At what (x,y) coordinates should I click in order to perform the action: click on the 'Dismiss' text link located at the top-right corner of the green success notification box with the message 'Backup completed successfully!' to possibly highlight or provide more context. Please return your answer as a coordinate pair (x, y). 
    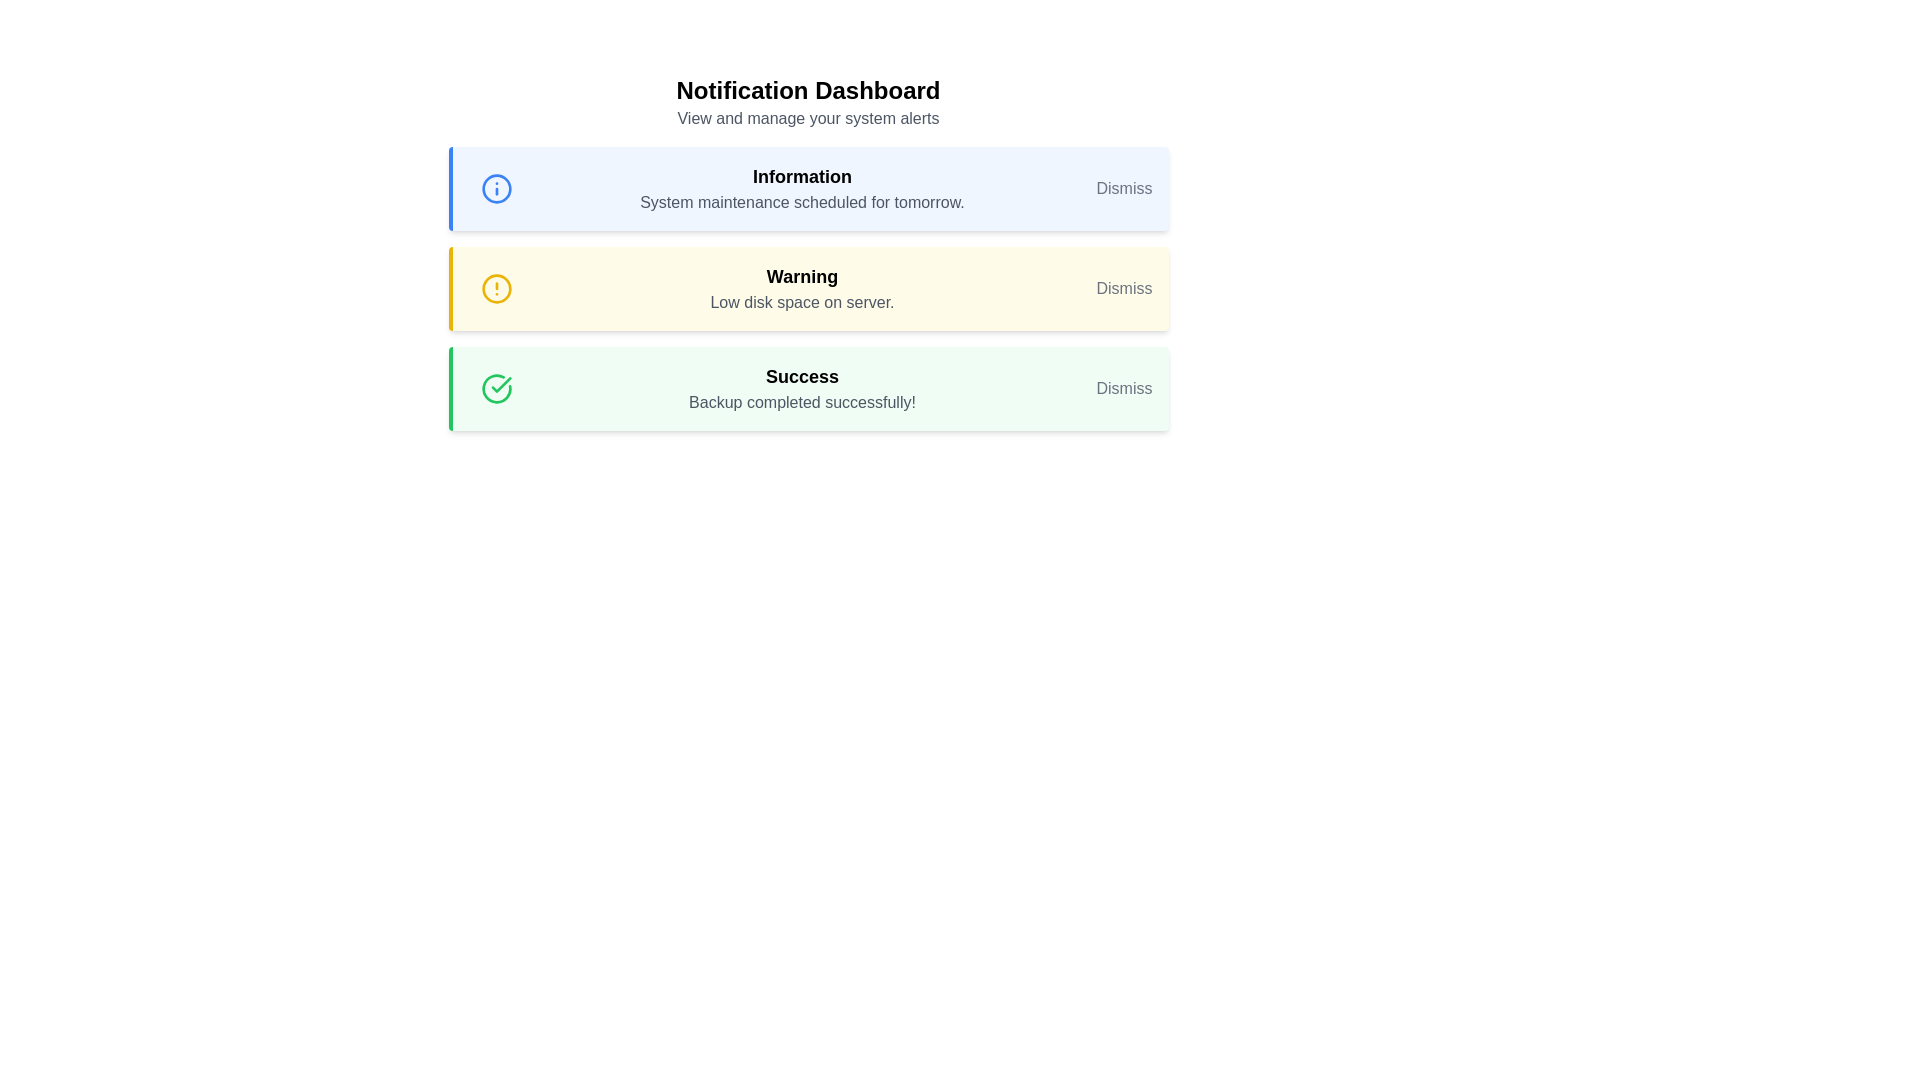
    Looking at the image, I should click on (1124, 389).